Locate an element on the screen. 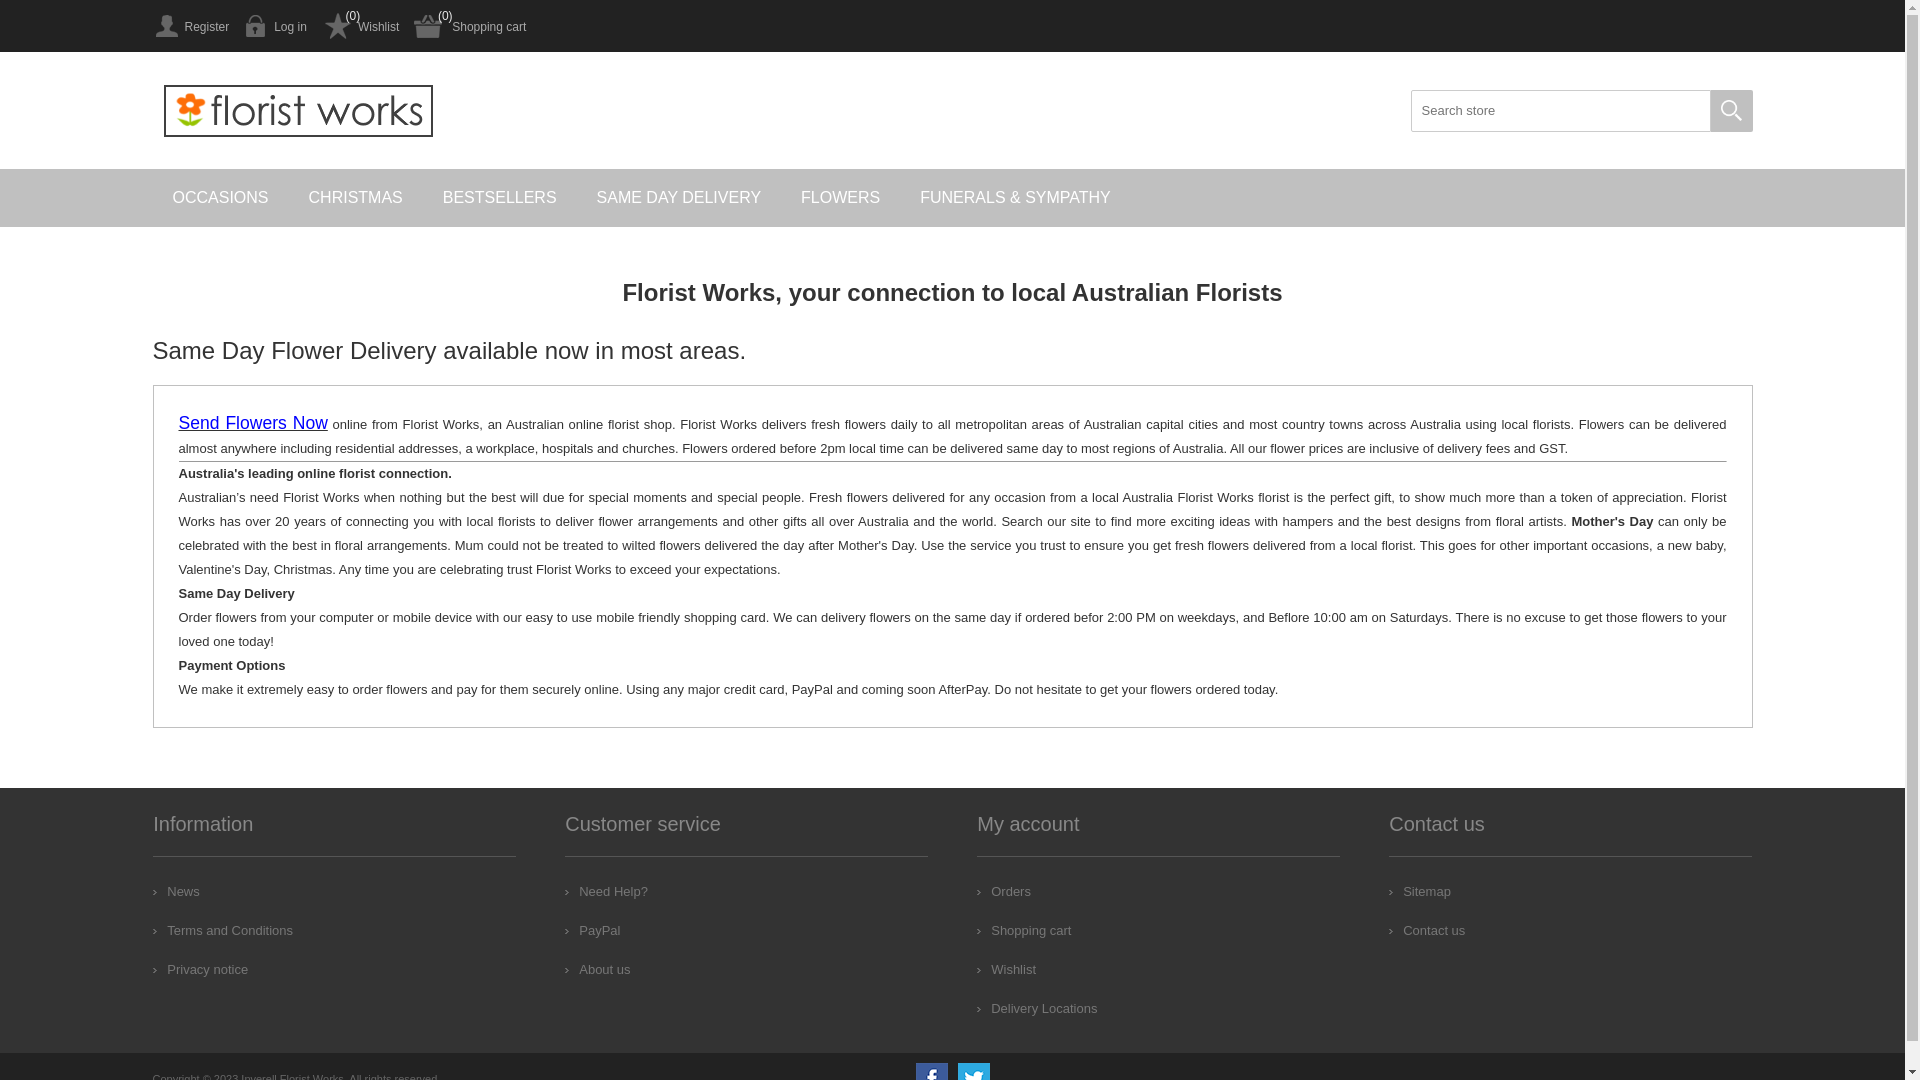 Image resolution: width=1920 pixels, height=1080 pixels. 'Contact us' is located at coordinates (1425, 930).